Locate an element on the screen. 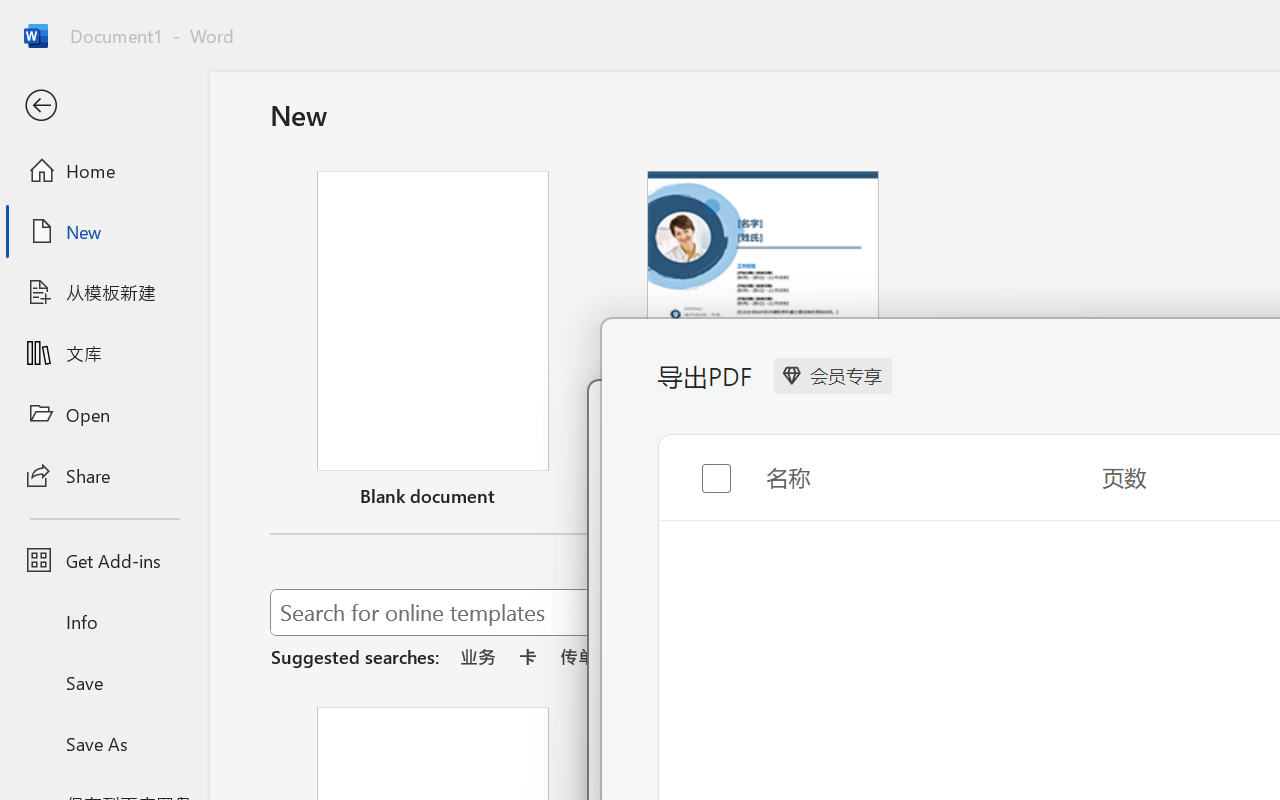 This screenshot has height=800, width=1280. 'Blank document' is located at coordinates (432, 343).